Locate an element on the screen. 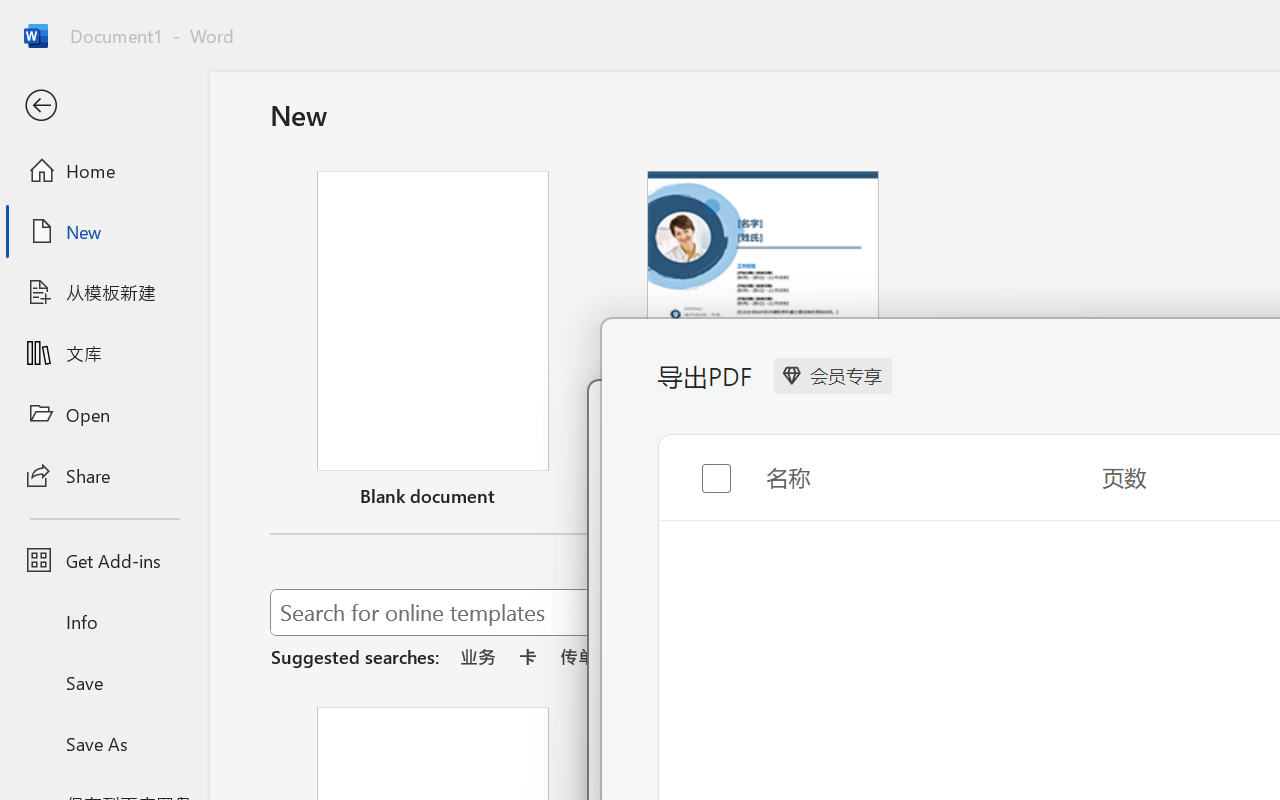 This screenshot has height=800, width=1280. 'Blank document' is located at coordinates (432, 343).